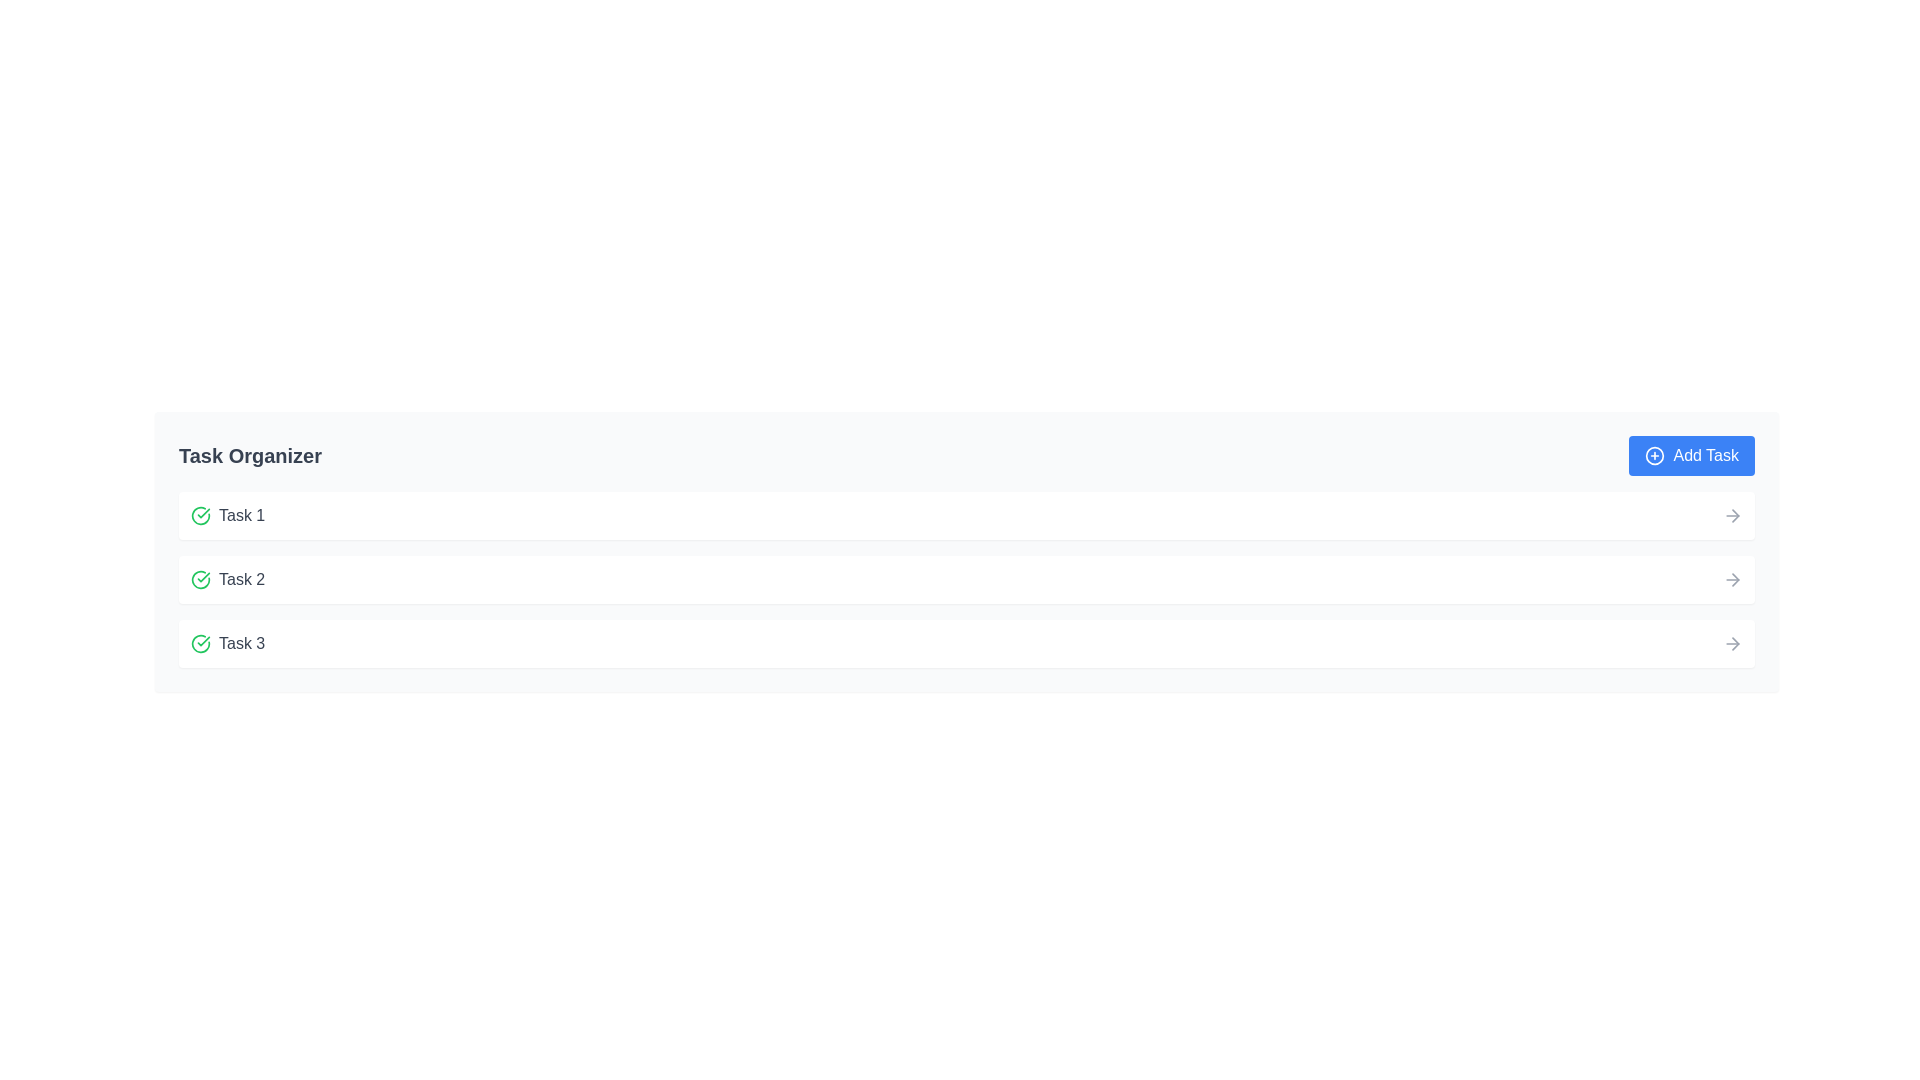  What do you see at coordinates (241, 579) in the screenshot?
I see `the text label 'Task 2'` at bounding box center [241, 579].